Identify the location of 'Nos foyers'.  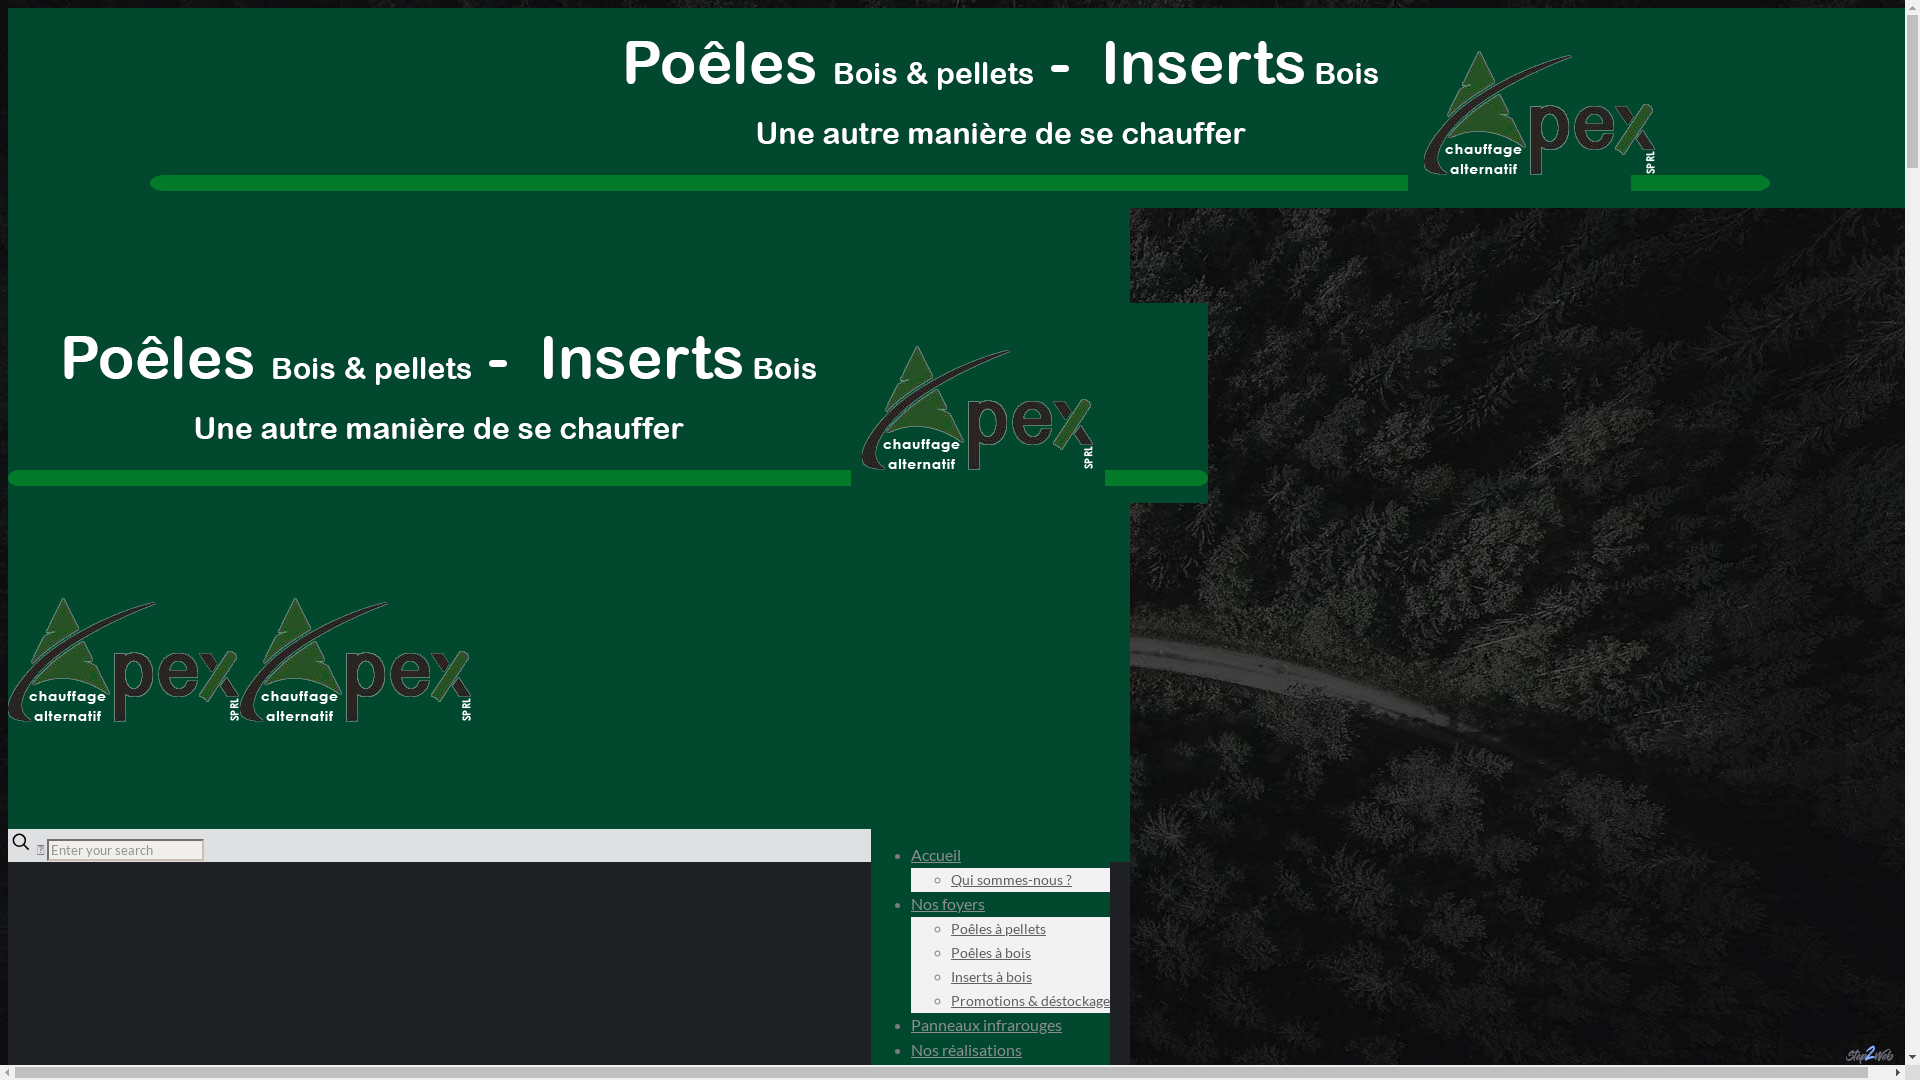
(910, 903).